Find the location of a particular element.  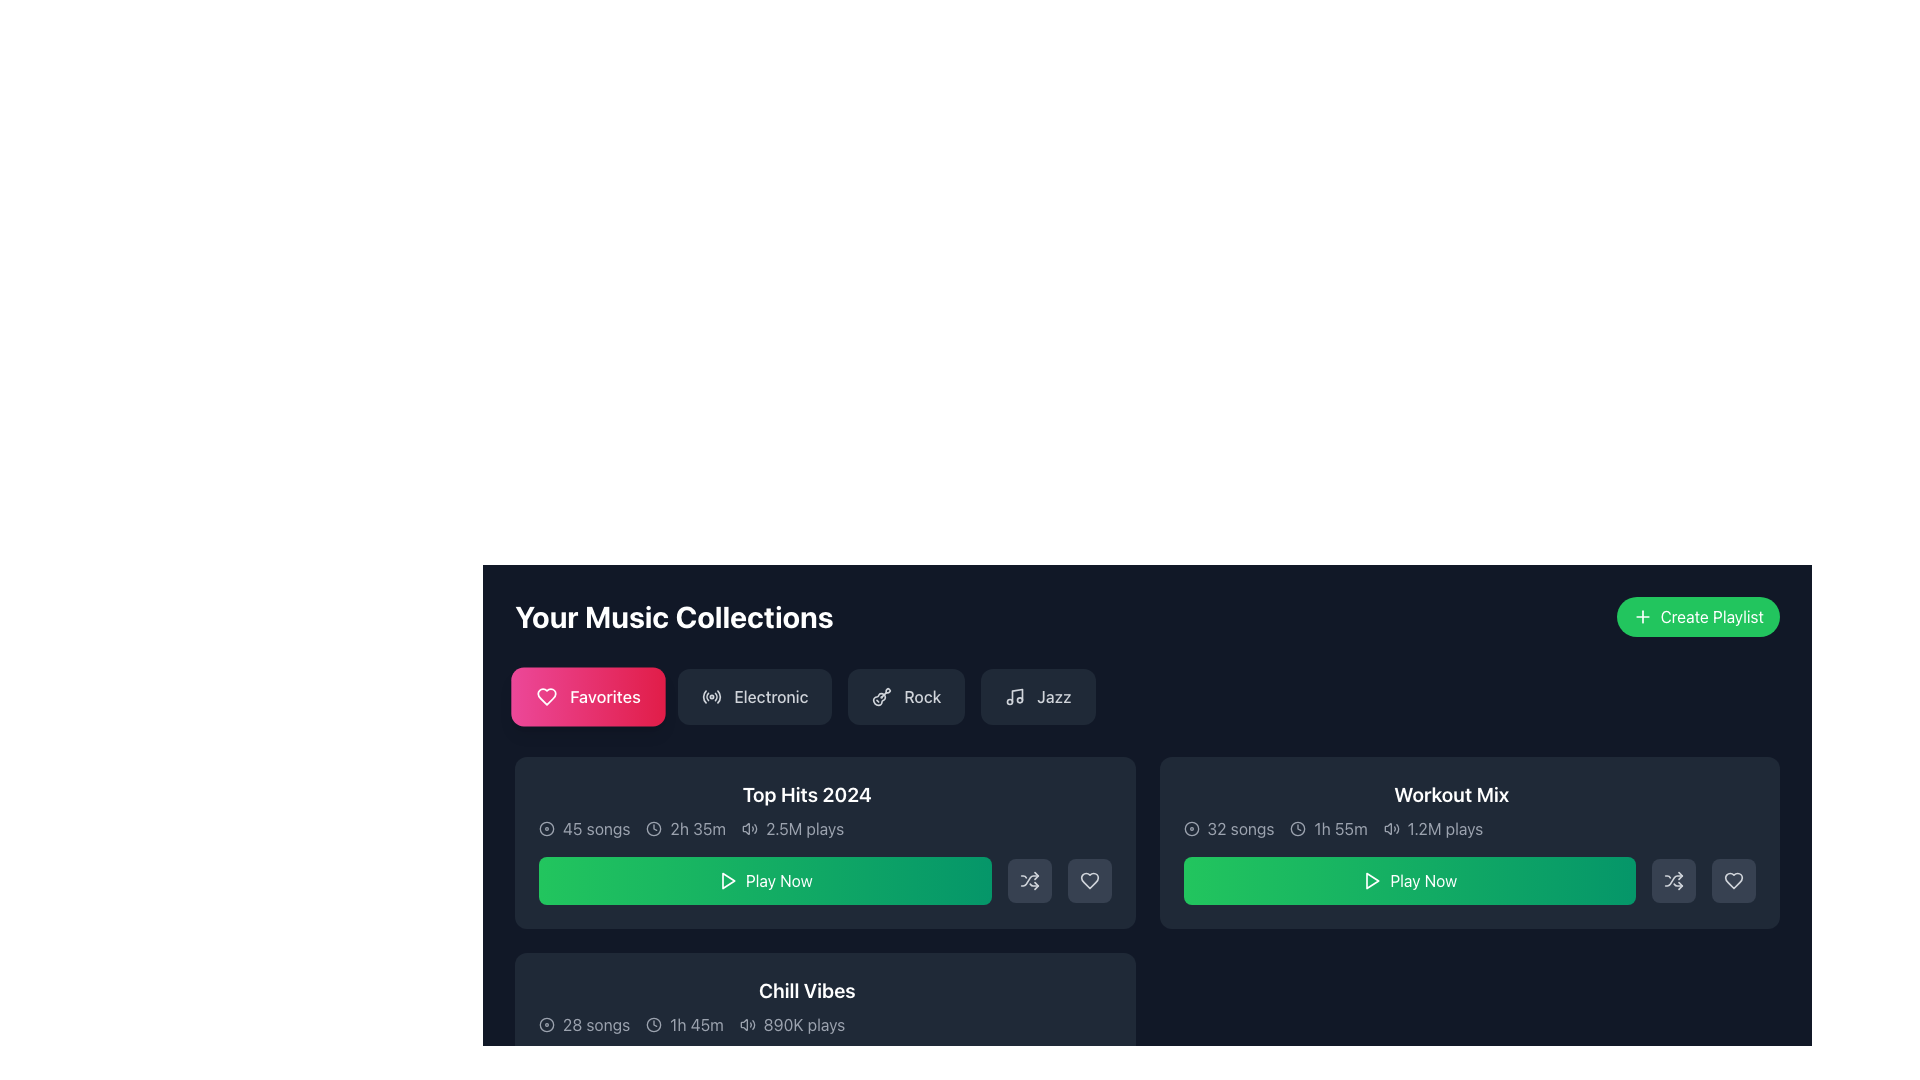

the Heart Icon located in the bottom right corner of the 'Workout Mix' playlist is located at coordinates (1732, 879).